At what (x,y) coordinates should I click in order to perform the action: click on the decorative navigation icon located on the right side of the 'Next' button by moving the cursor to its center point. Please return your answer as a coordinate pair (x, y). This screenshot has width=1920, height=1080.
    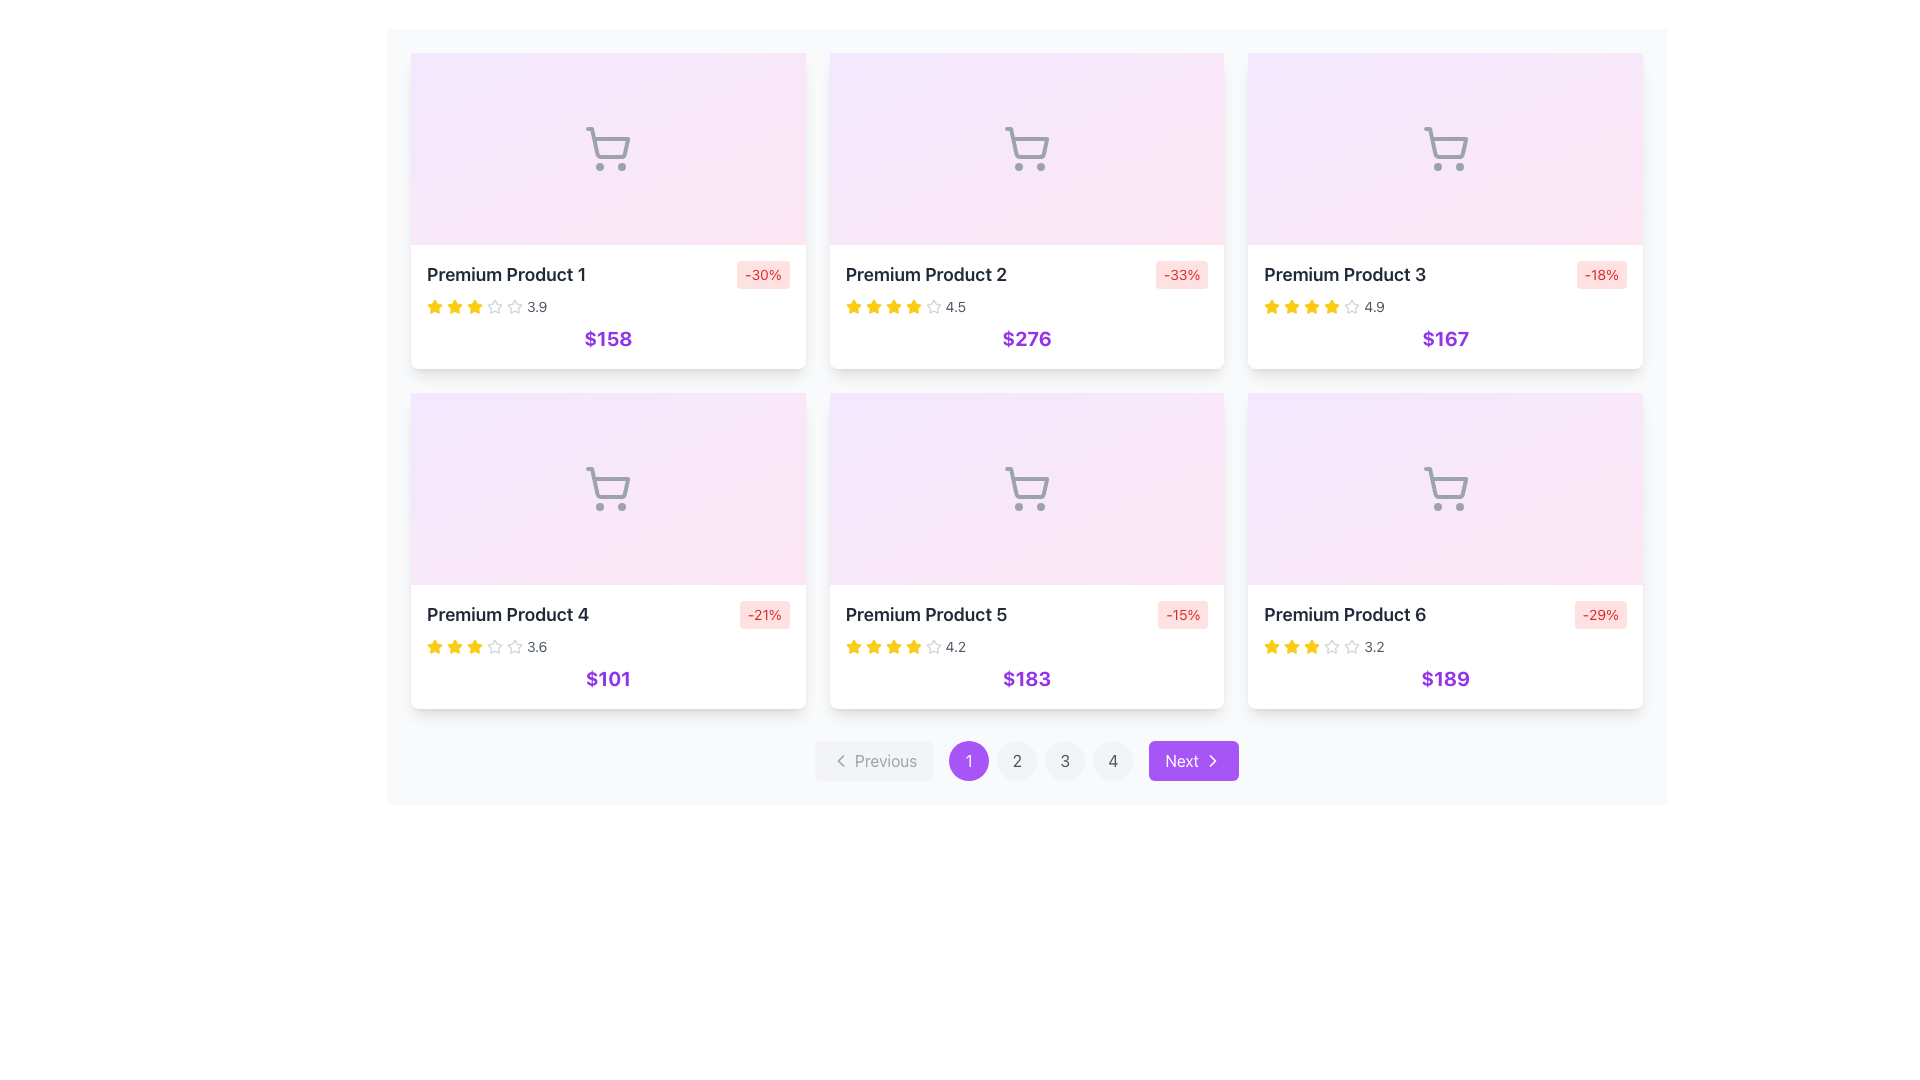
    Looking at the image, I should click on (1212, 760).